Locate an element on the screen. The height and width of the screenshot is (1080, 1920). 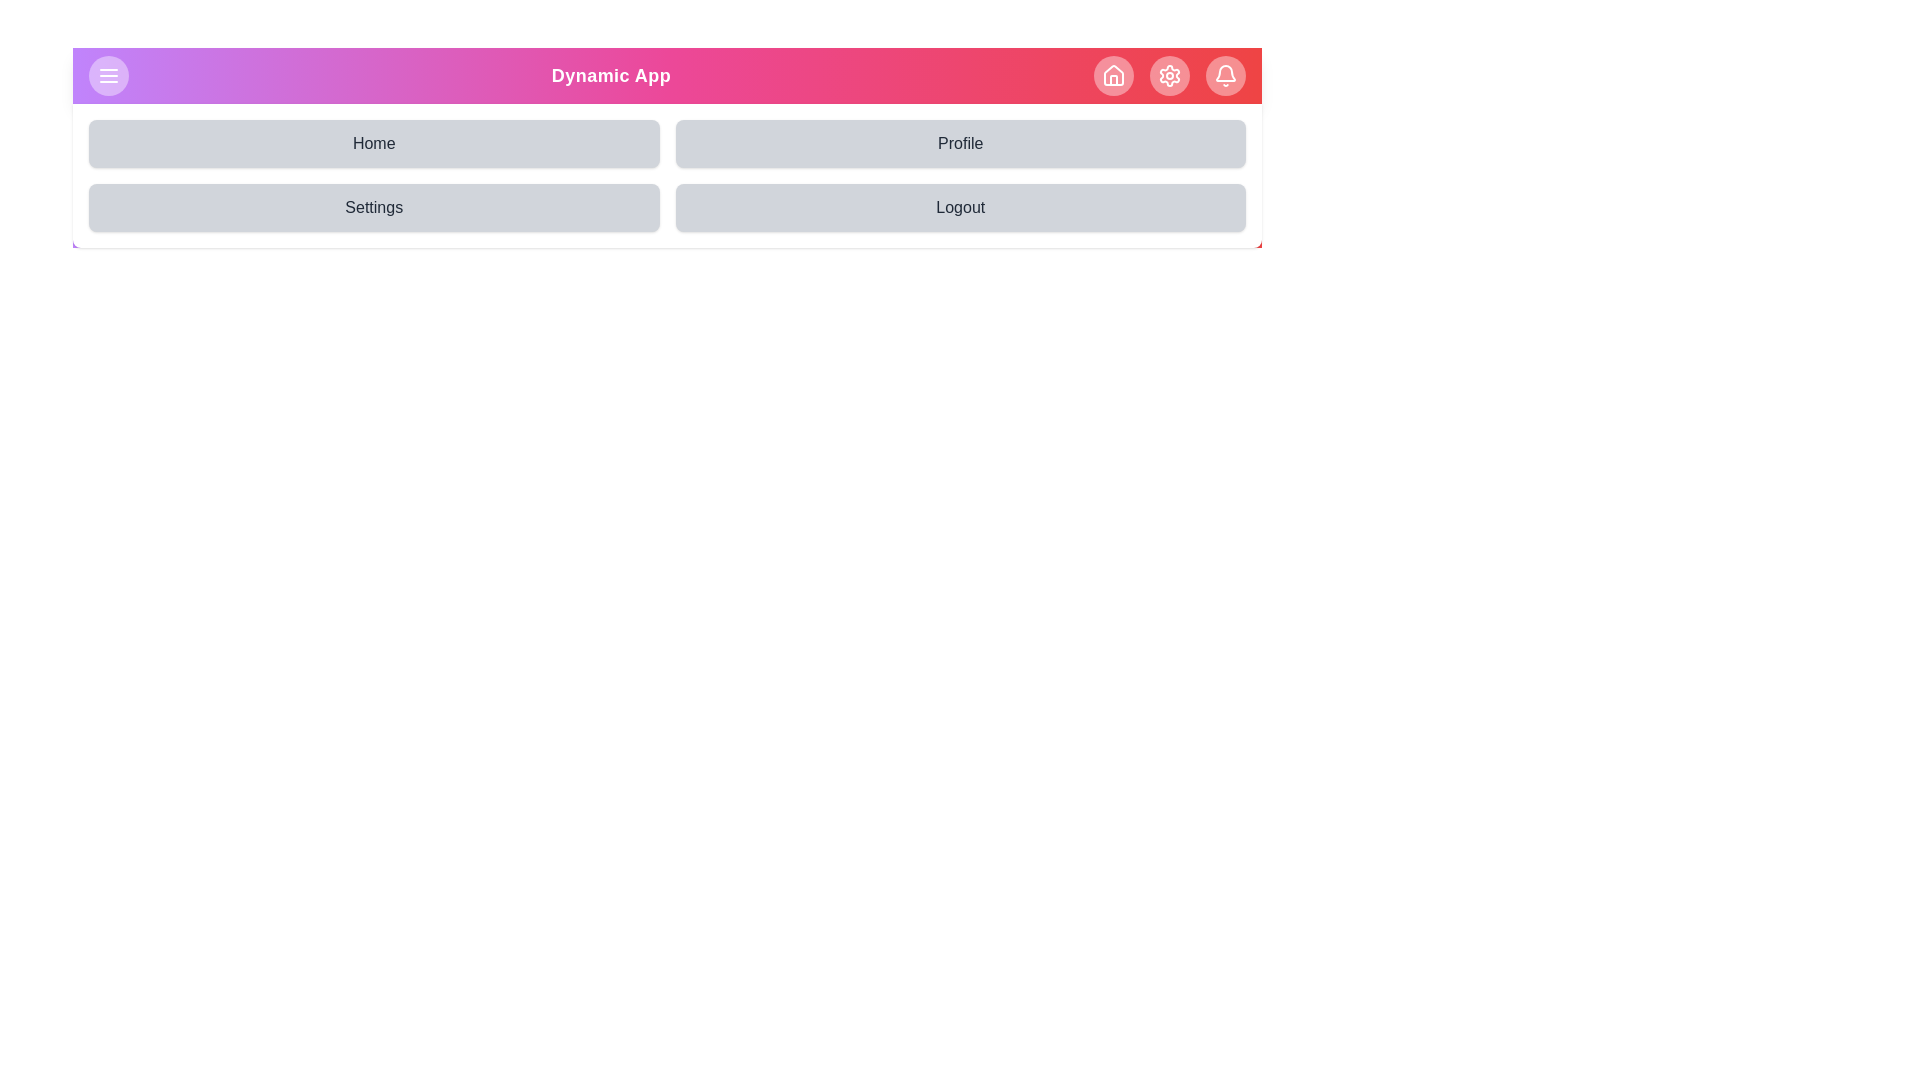
the Settings button in the top bar is located at coordinates (1170, 75).